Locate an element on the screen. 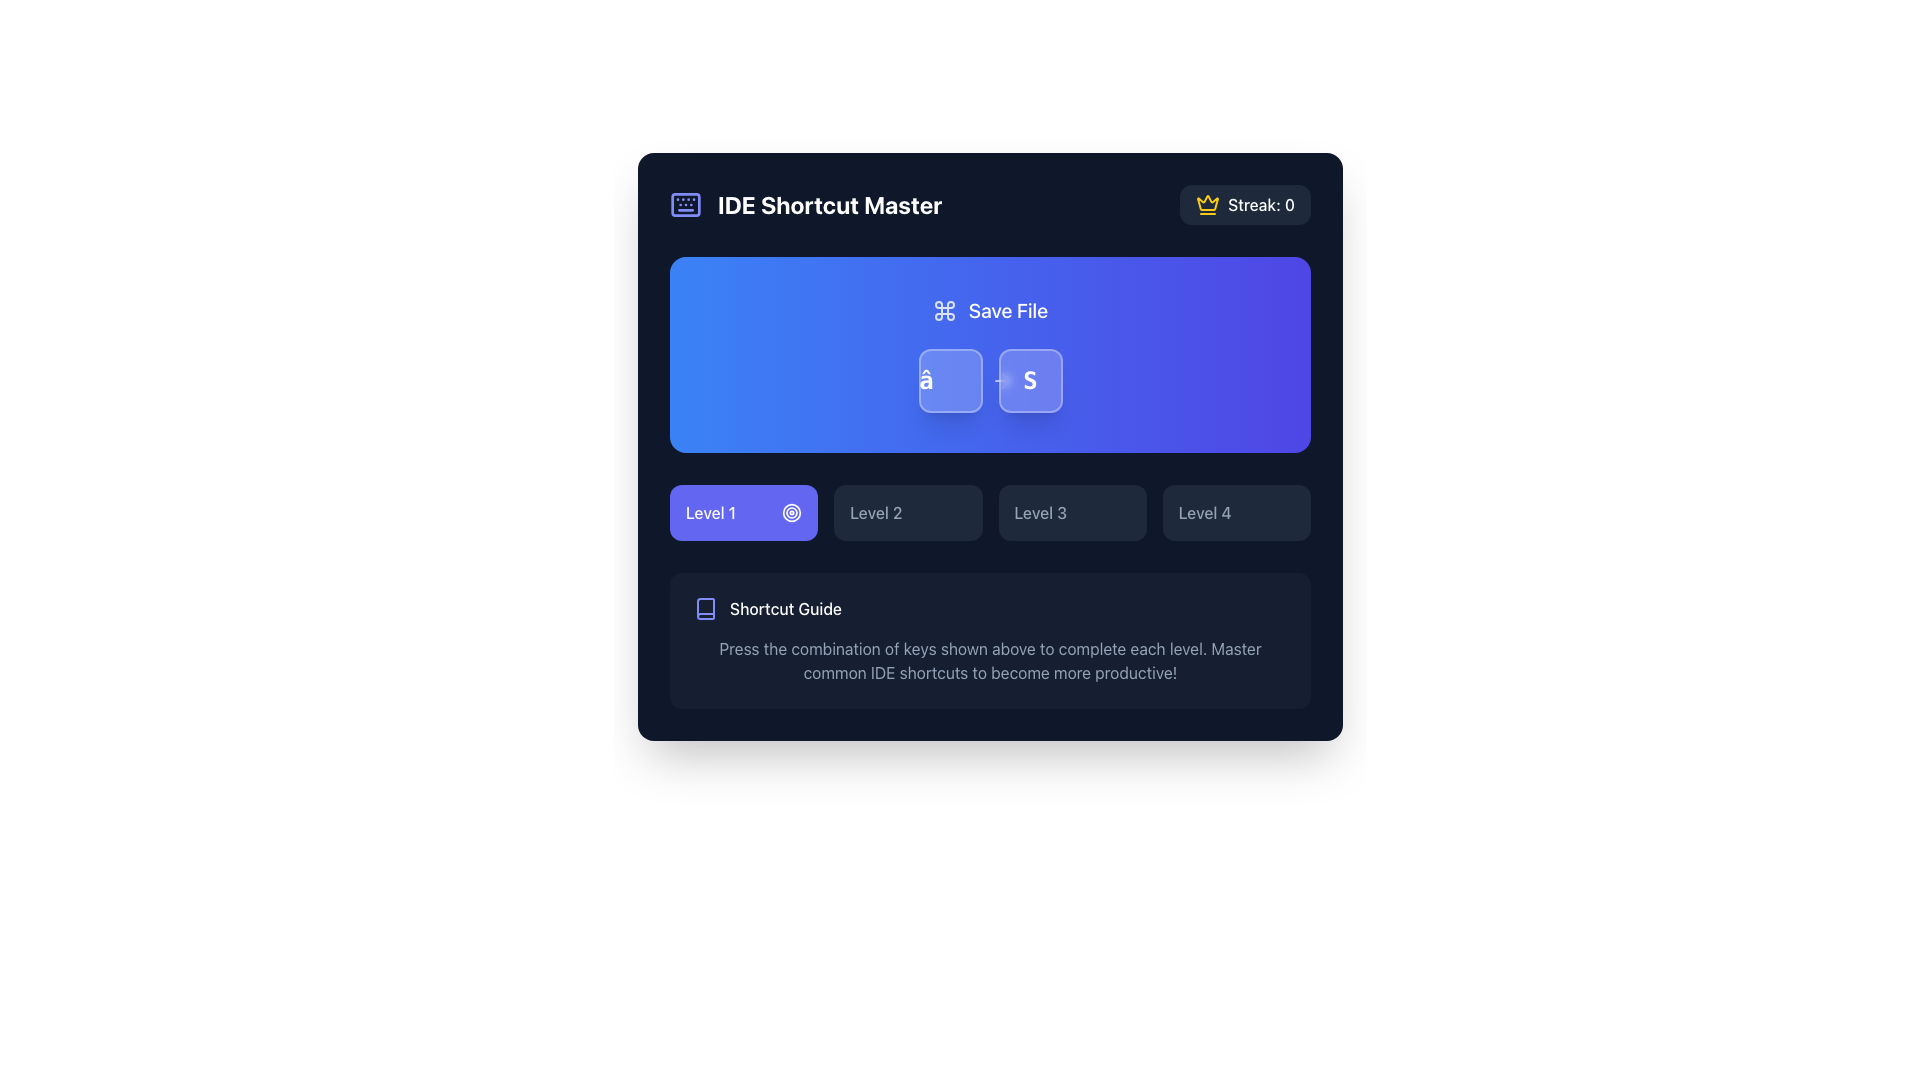 The height and width of the screenshot is (1080, 1920). the SVG rectangle that visually represents the keyboard's outline in the graphical keyboard icon located at the top-left corner of the interface is located at coordinates (686, 204).